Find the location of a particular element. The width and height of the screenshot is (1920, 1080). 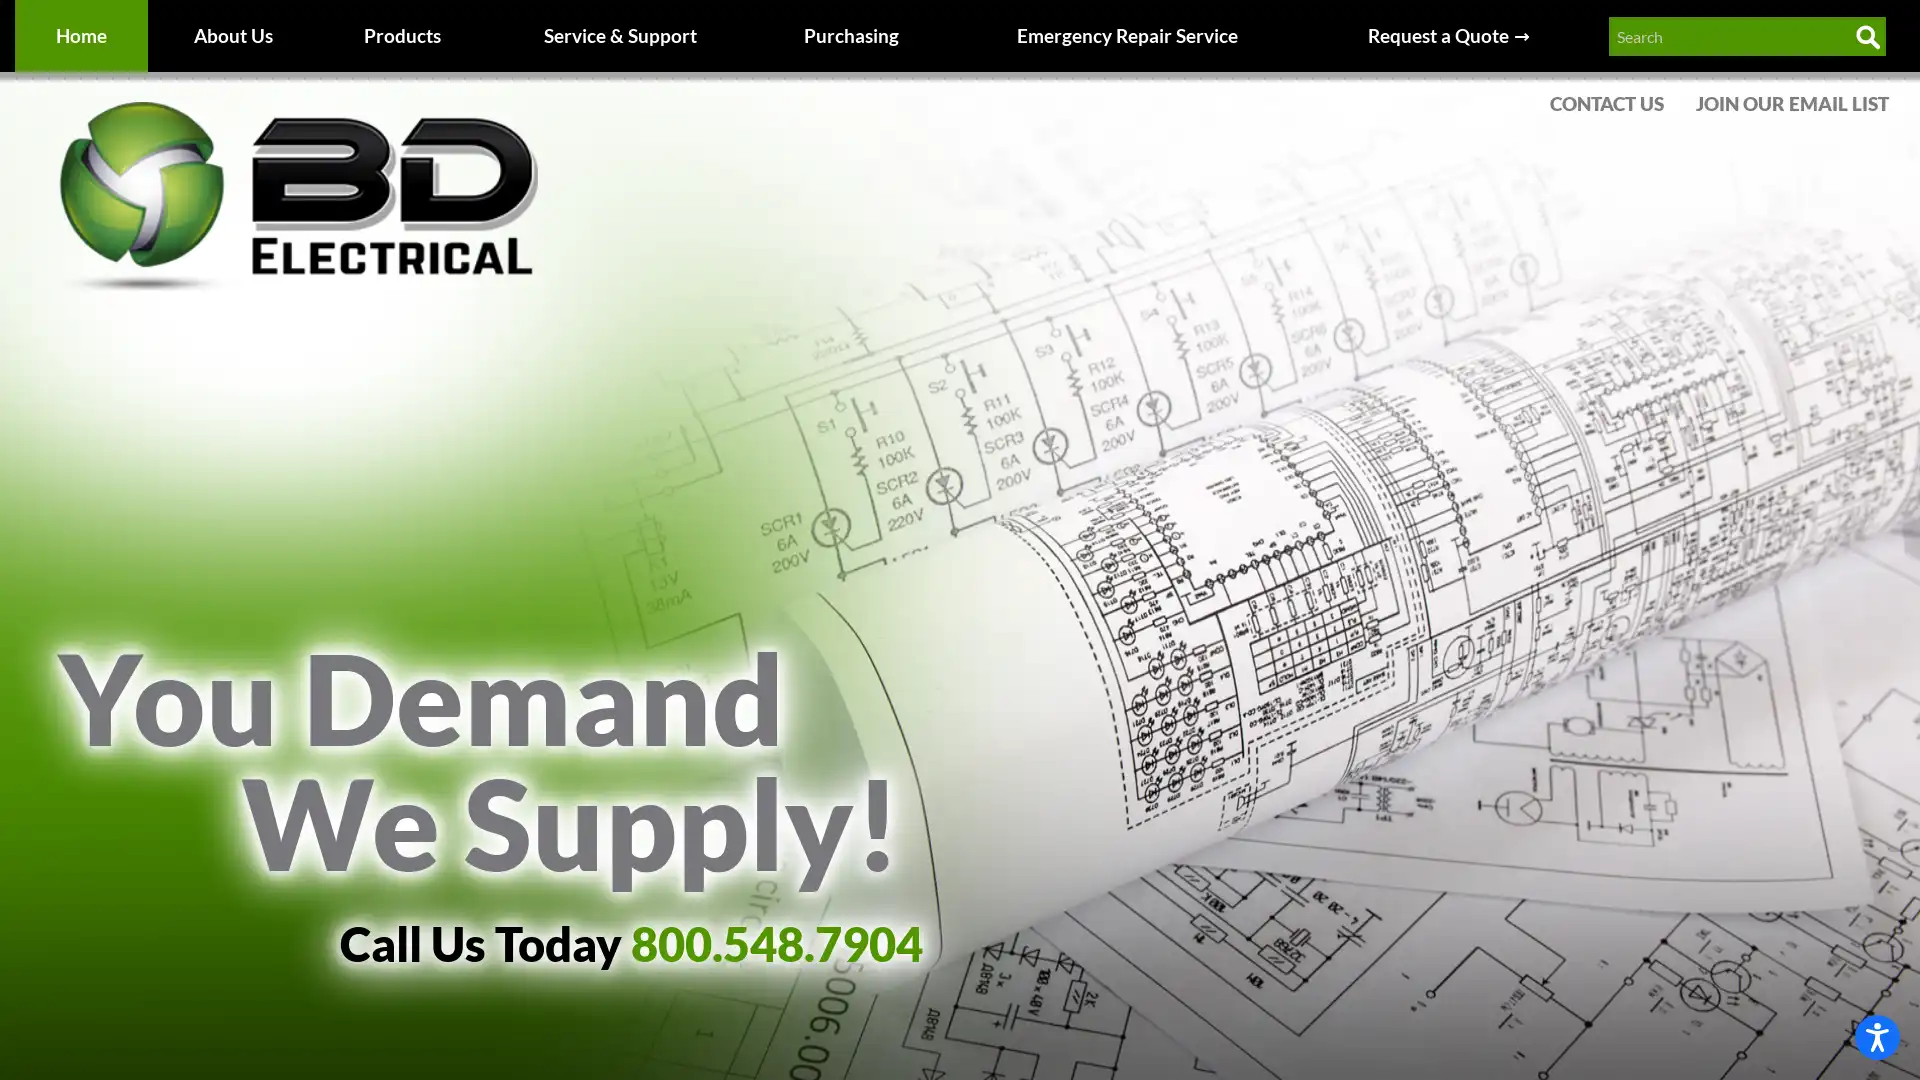

Search is located at coordinates (1866, 36).